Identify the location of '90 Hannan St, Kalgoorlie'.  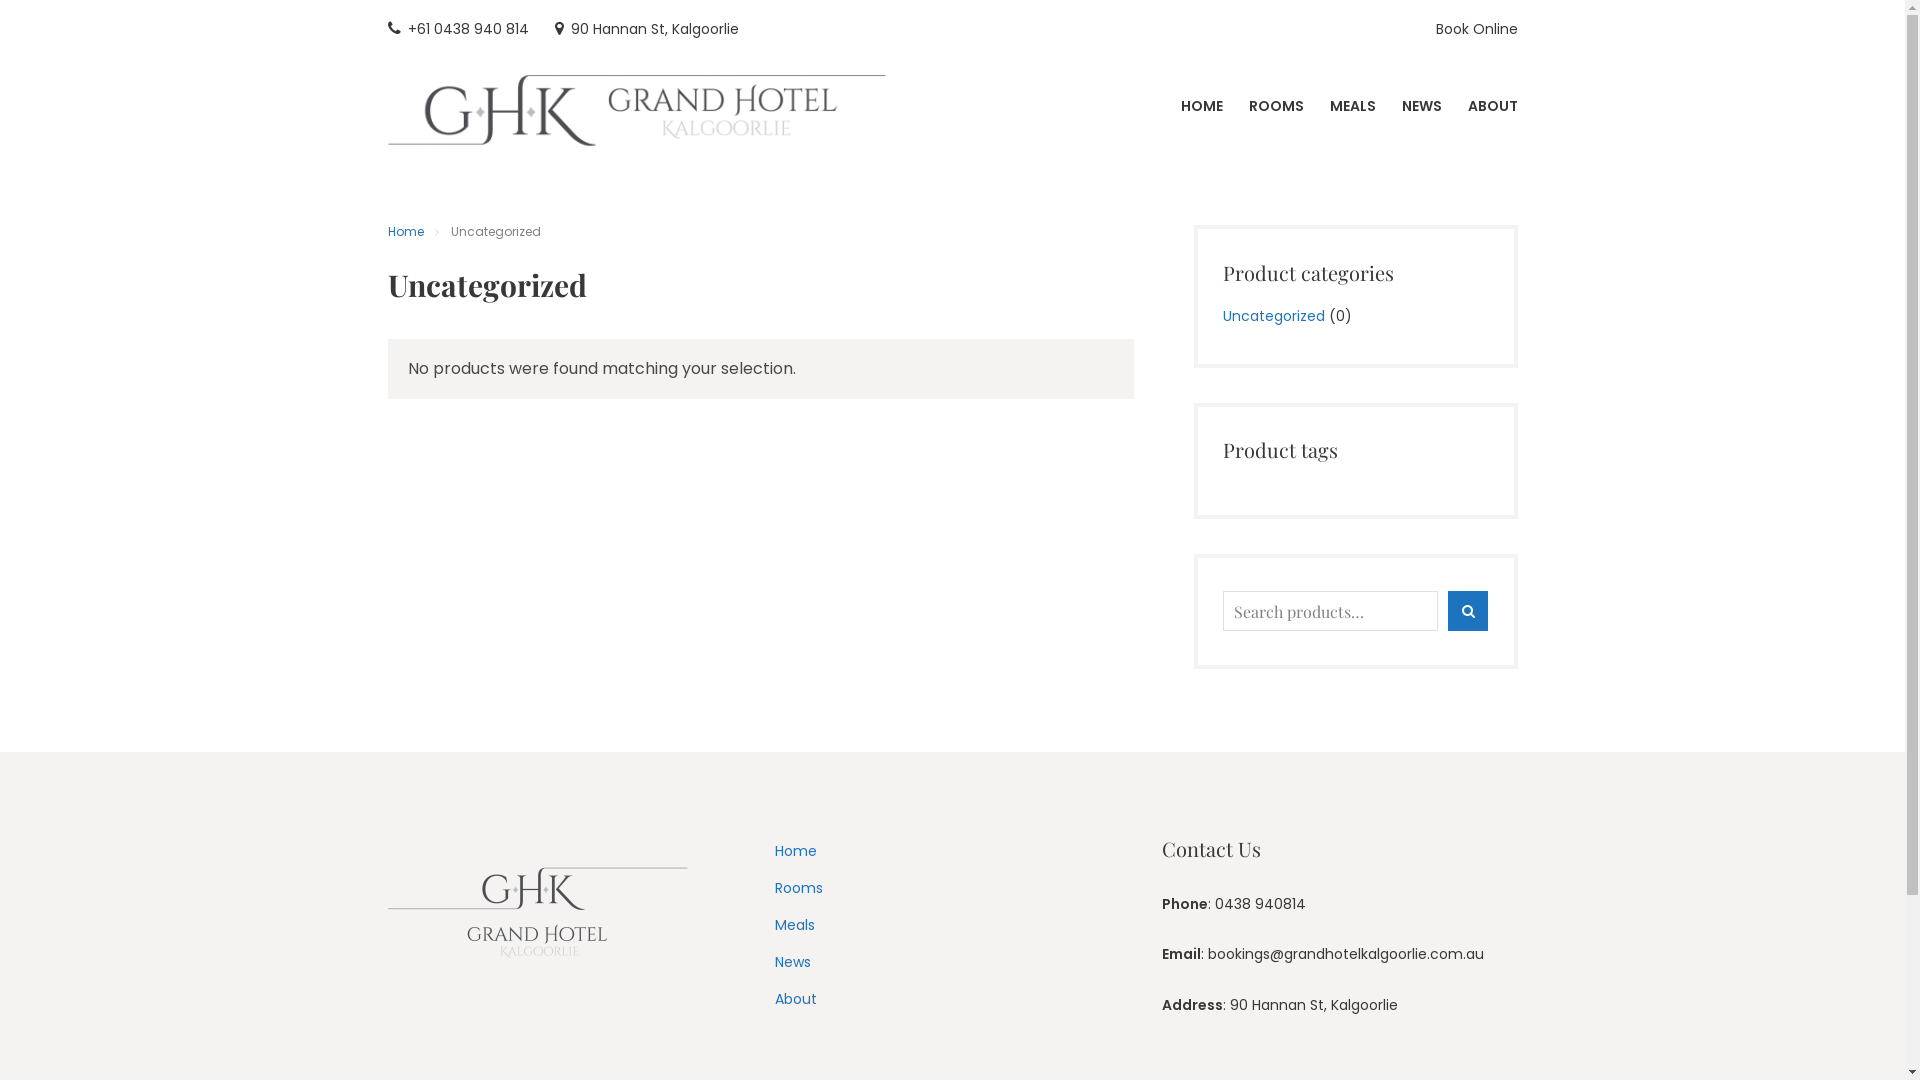
(553, 29).